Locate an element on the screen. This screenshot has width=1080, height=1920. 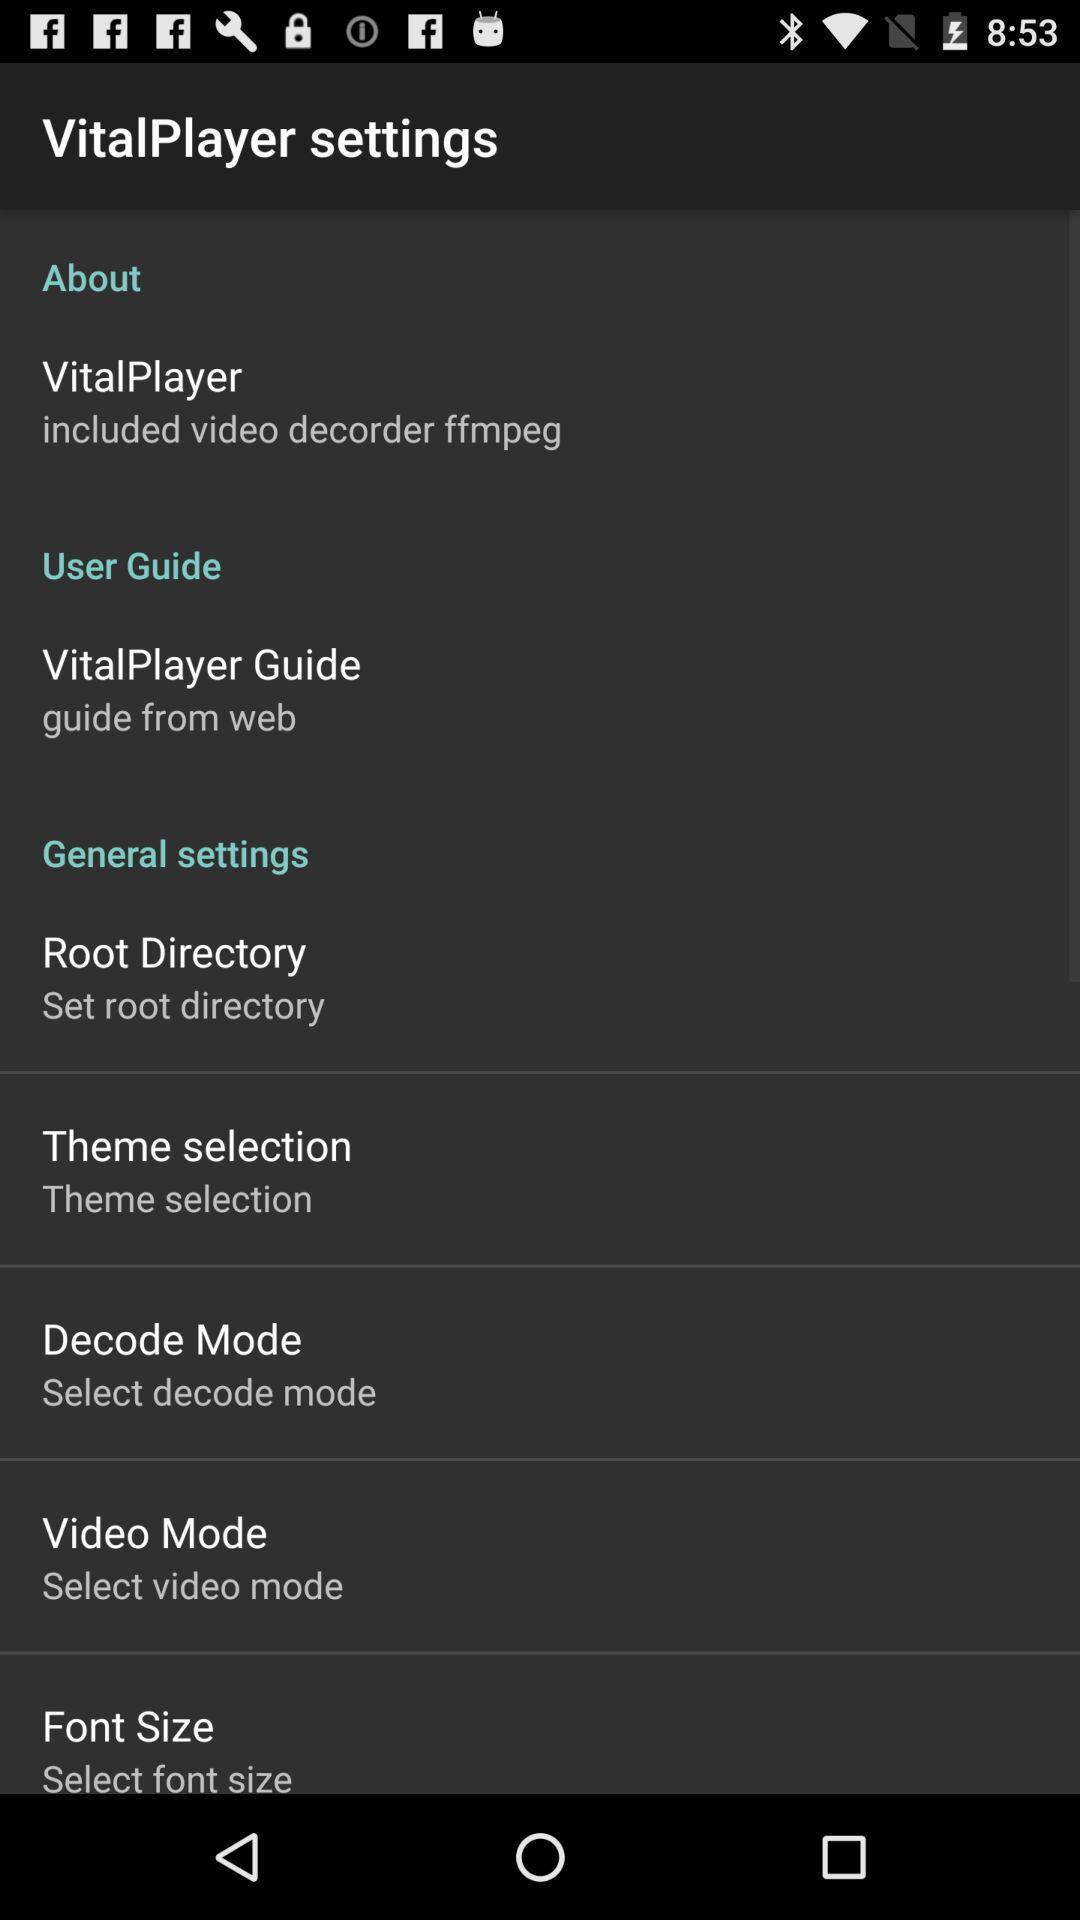
the app below user guide item is located at coordinates (201, 662).